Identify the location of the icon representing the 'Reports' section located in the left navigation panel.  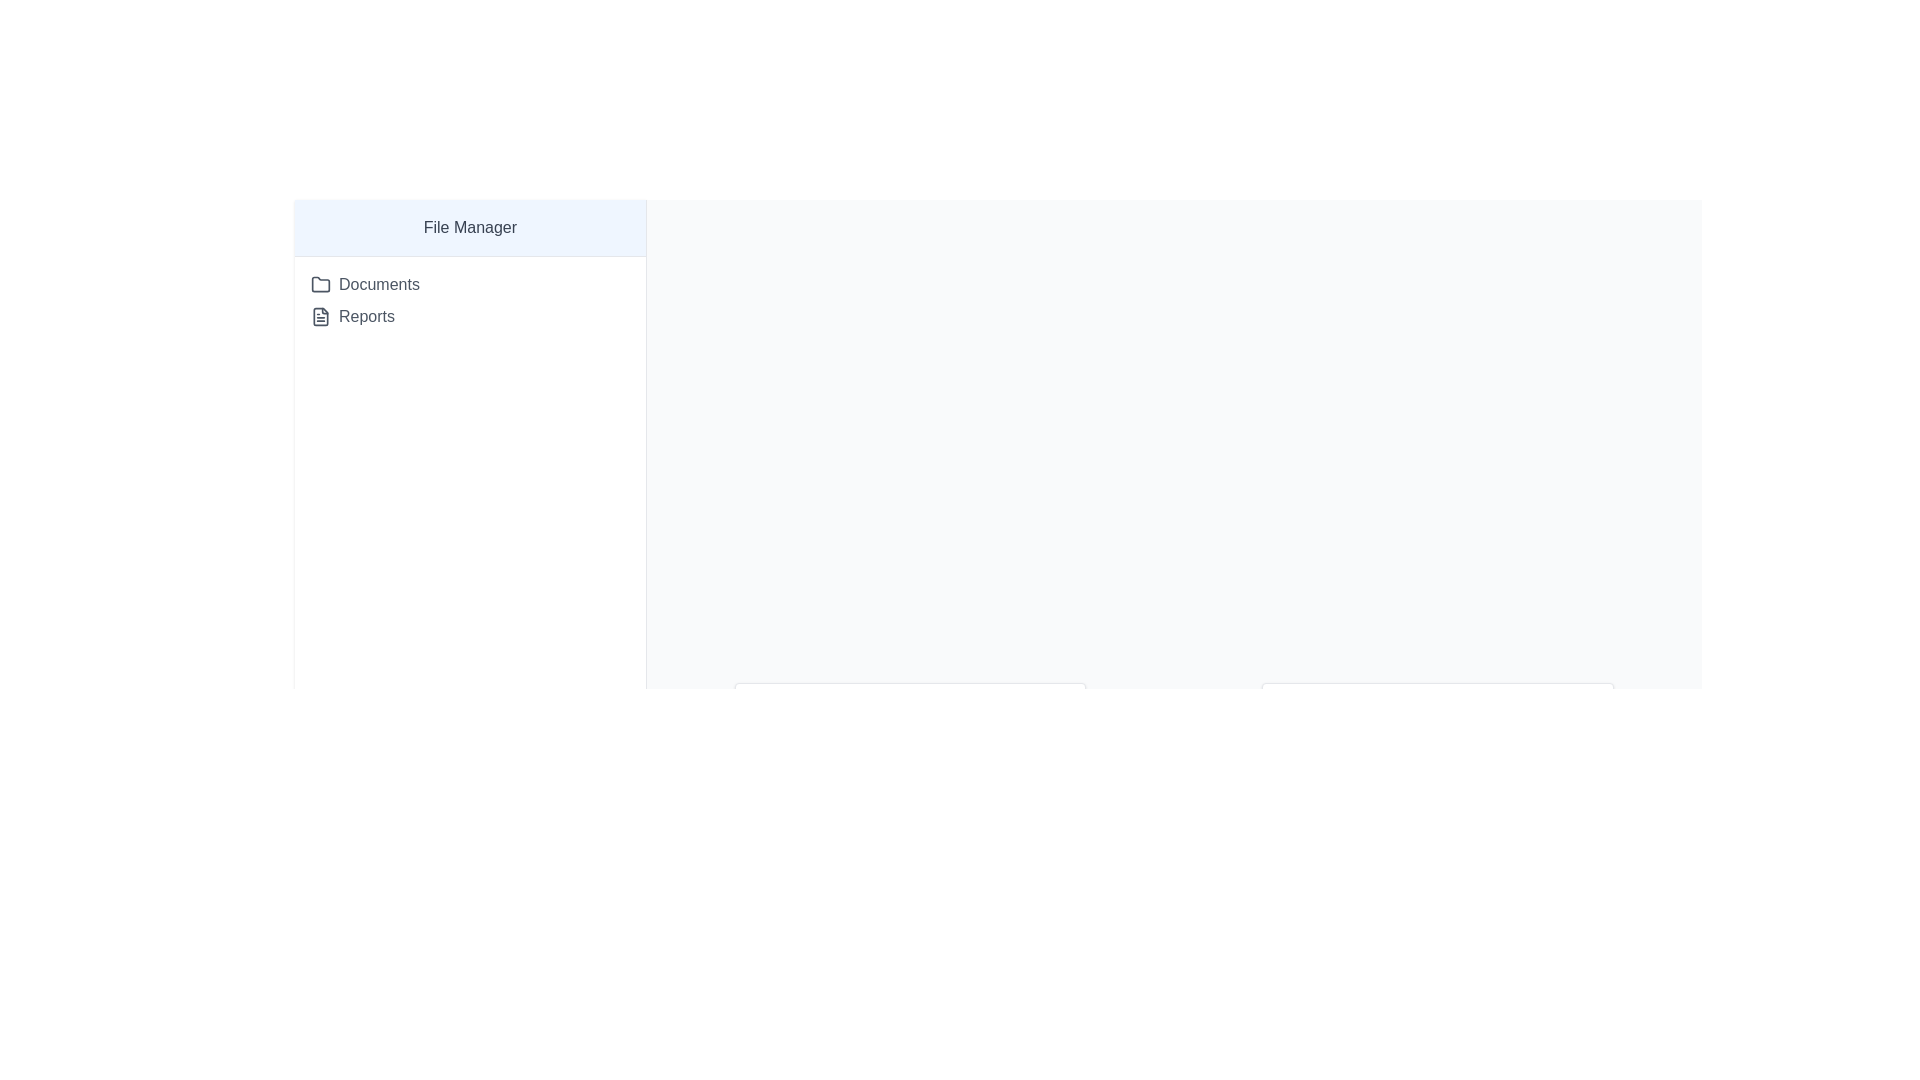
(321, 315).